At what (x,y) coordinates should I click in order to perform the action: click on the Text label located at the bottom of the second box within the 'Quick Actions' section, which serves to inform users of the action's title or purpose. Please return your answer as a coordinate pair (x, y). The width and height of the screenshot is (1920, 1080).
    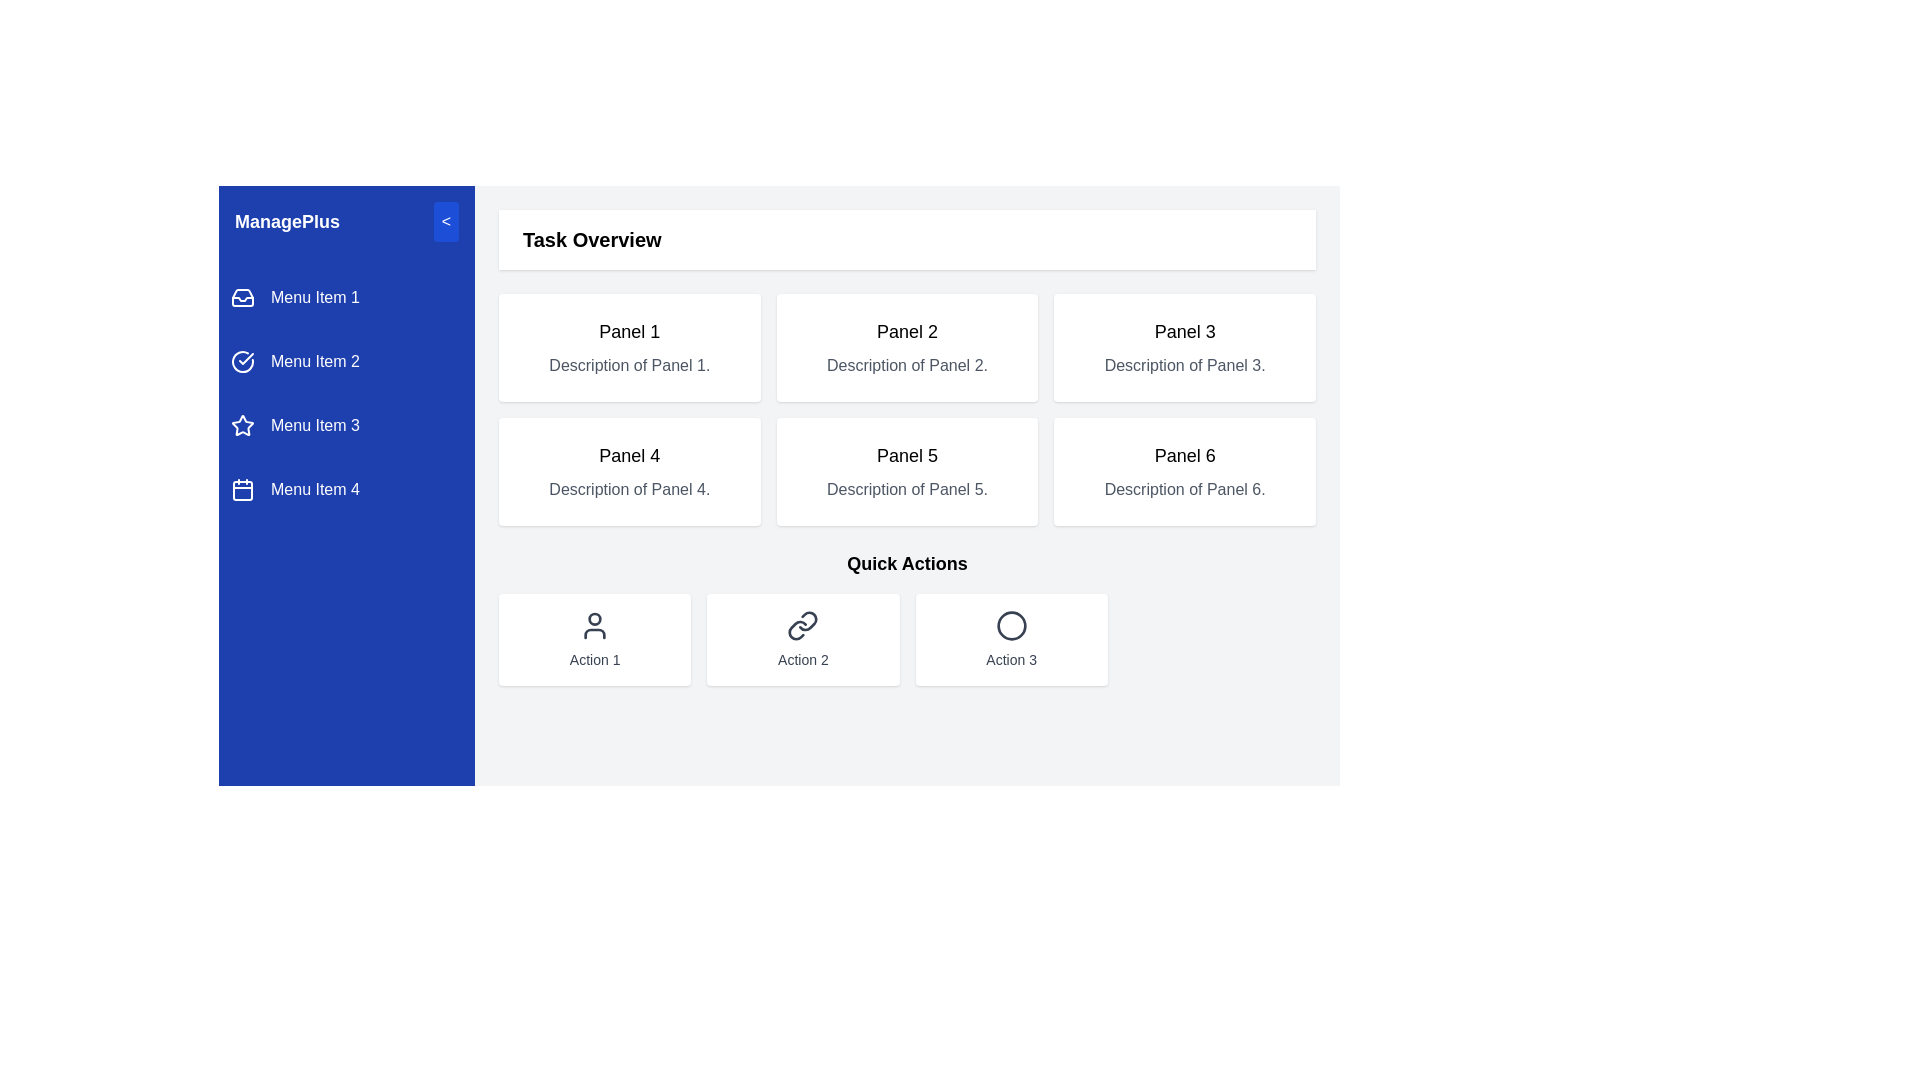
    Looking at the image, I should click on (803, 659).